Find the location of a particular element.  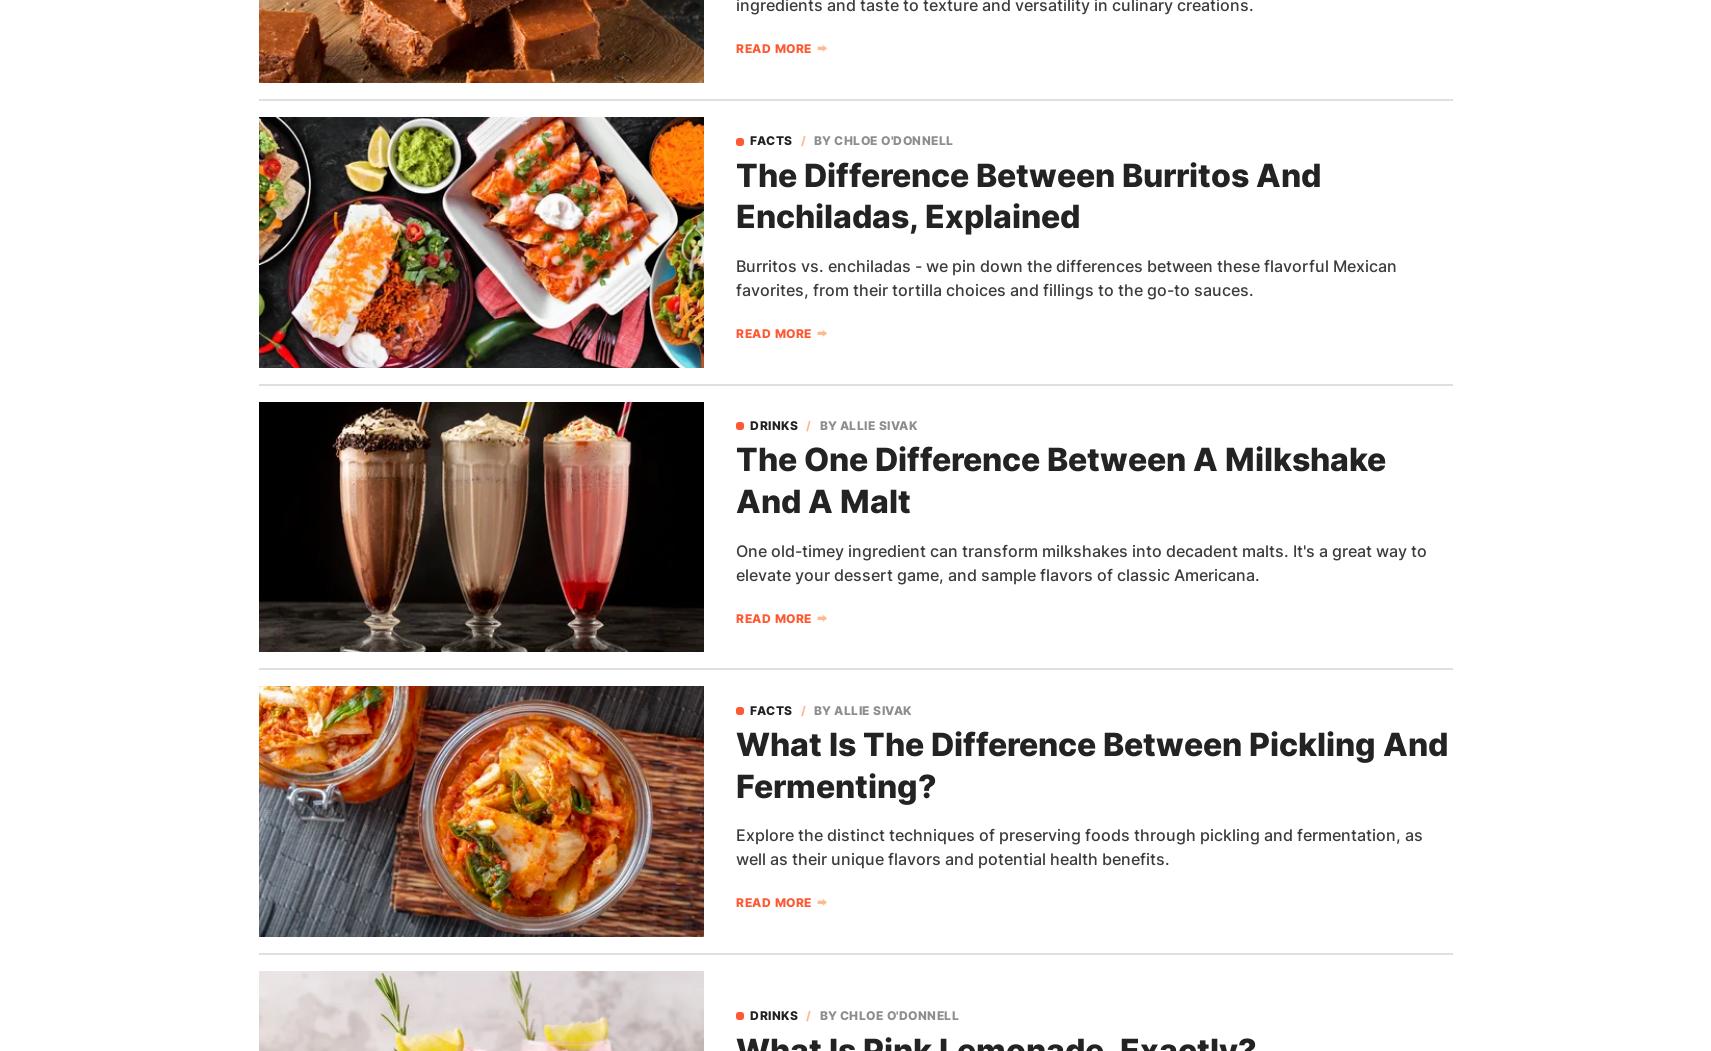

'The One Difference Between A Milkshake And A Malt' is located at coordinates (735, 479).